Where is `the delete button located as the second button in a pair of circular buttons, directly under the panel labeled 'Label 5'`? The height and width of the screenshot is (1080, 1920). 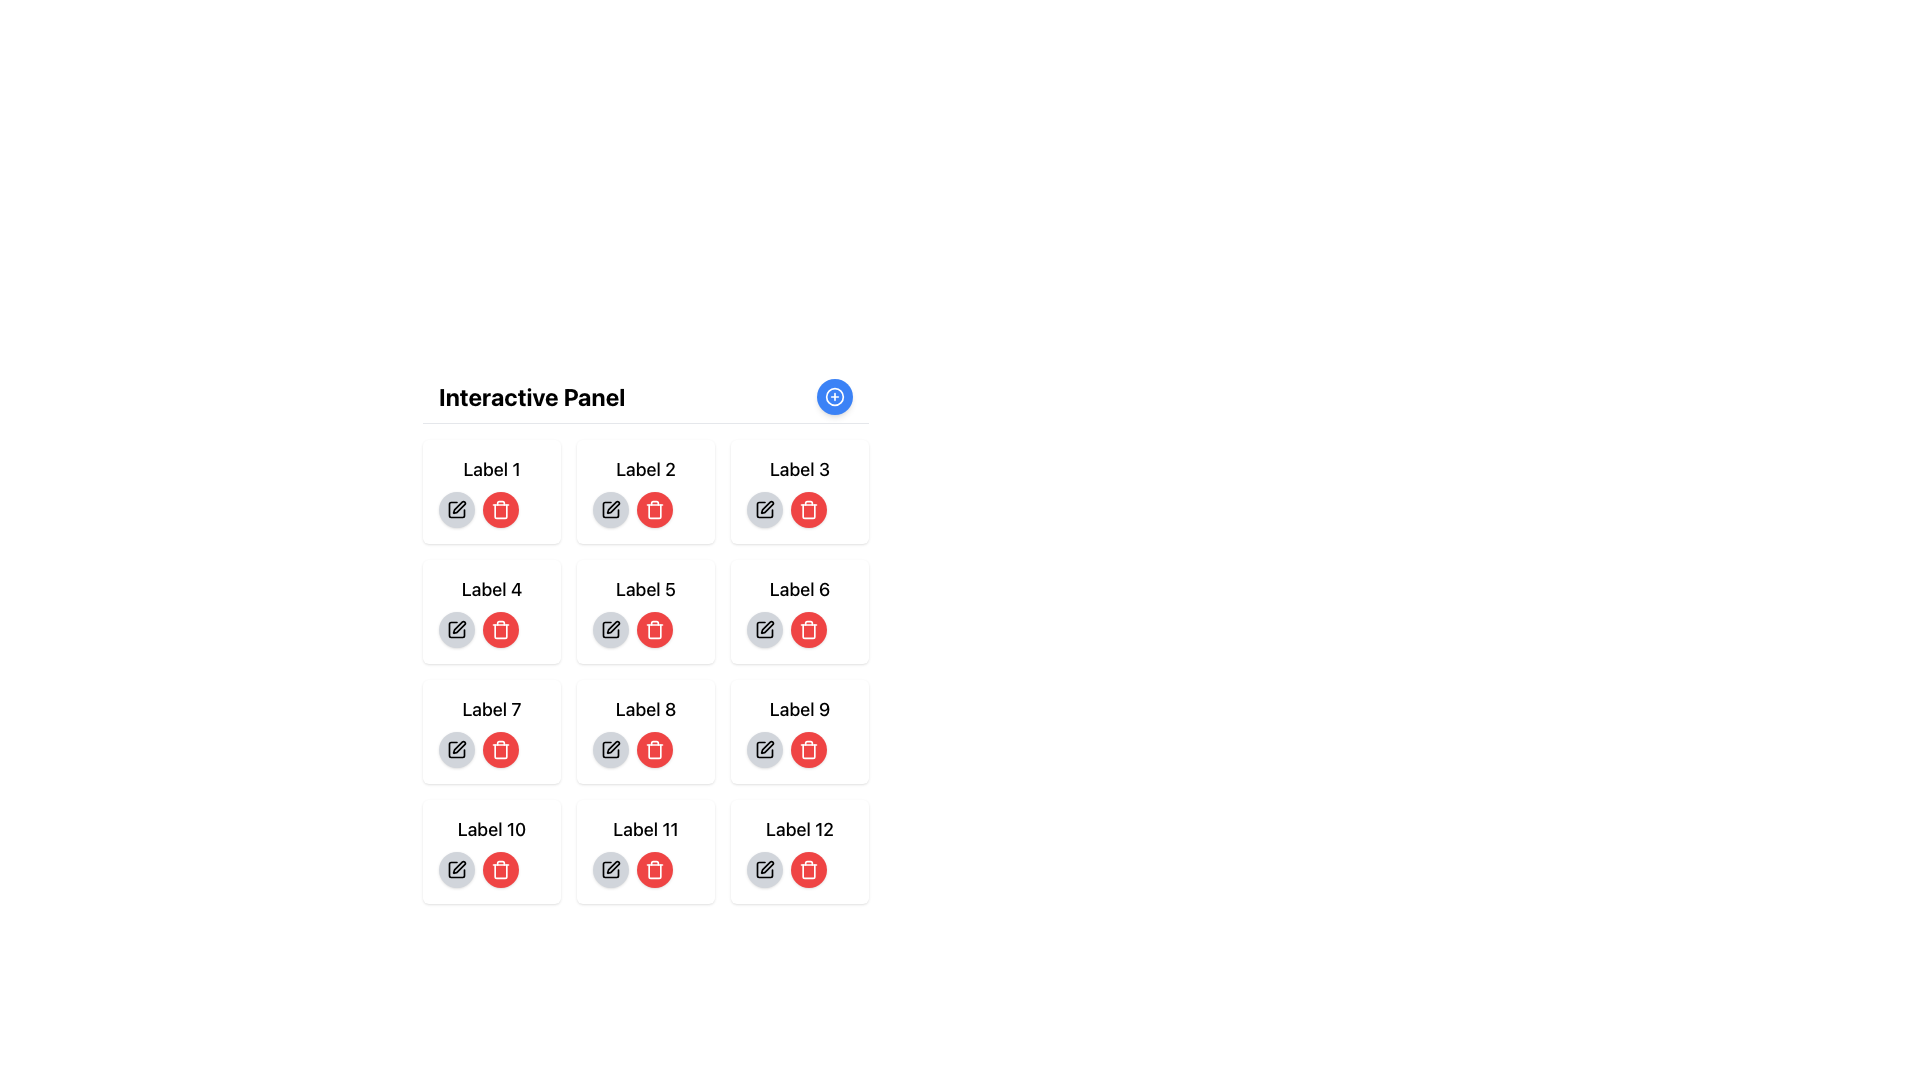 the delete button located as the second button in a pair of circular buttons, directly under the panel labeled 'Label 5' is located at coordinates (654, 628).